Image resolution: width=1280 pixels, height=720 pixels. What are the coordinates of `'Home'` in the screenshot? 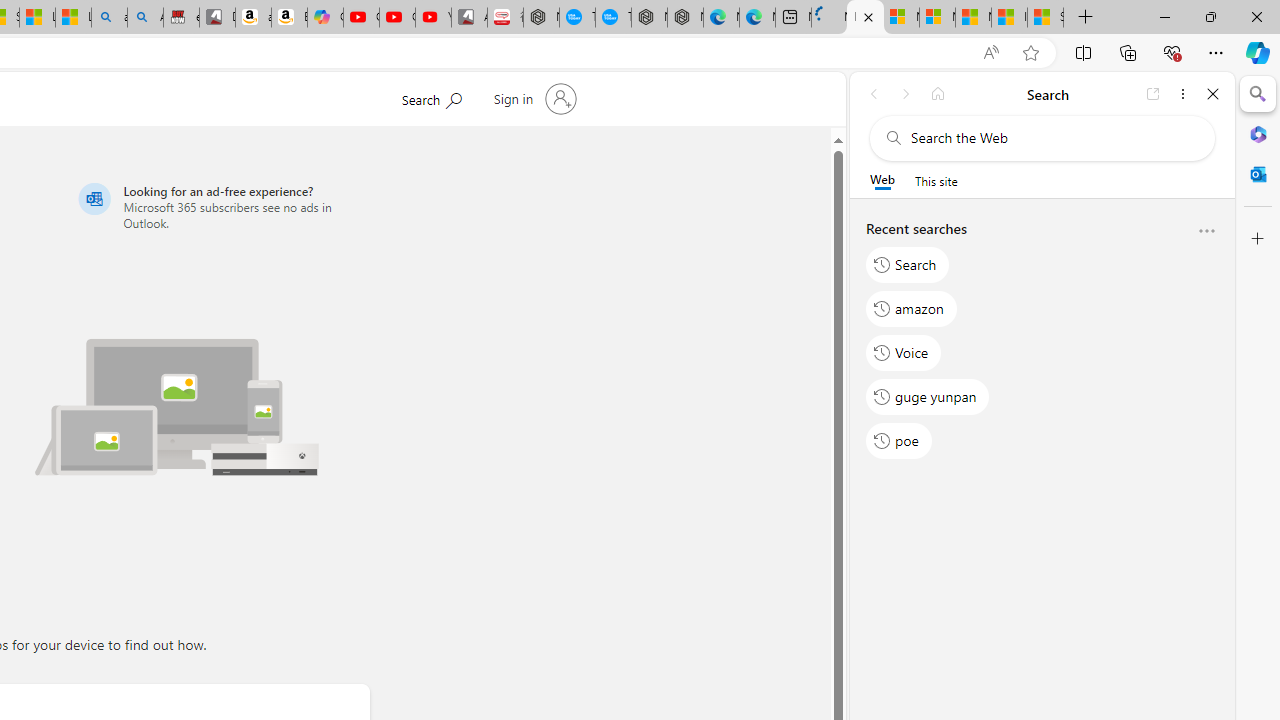 It's located at (937, 93).